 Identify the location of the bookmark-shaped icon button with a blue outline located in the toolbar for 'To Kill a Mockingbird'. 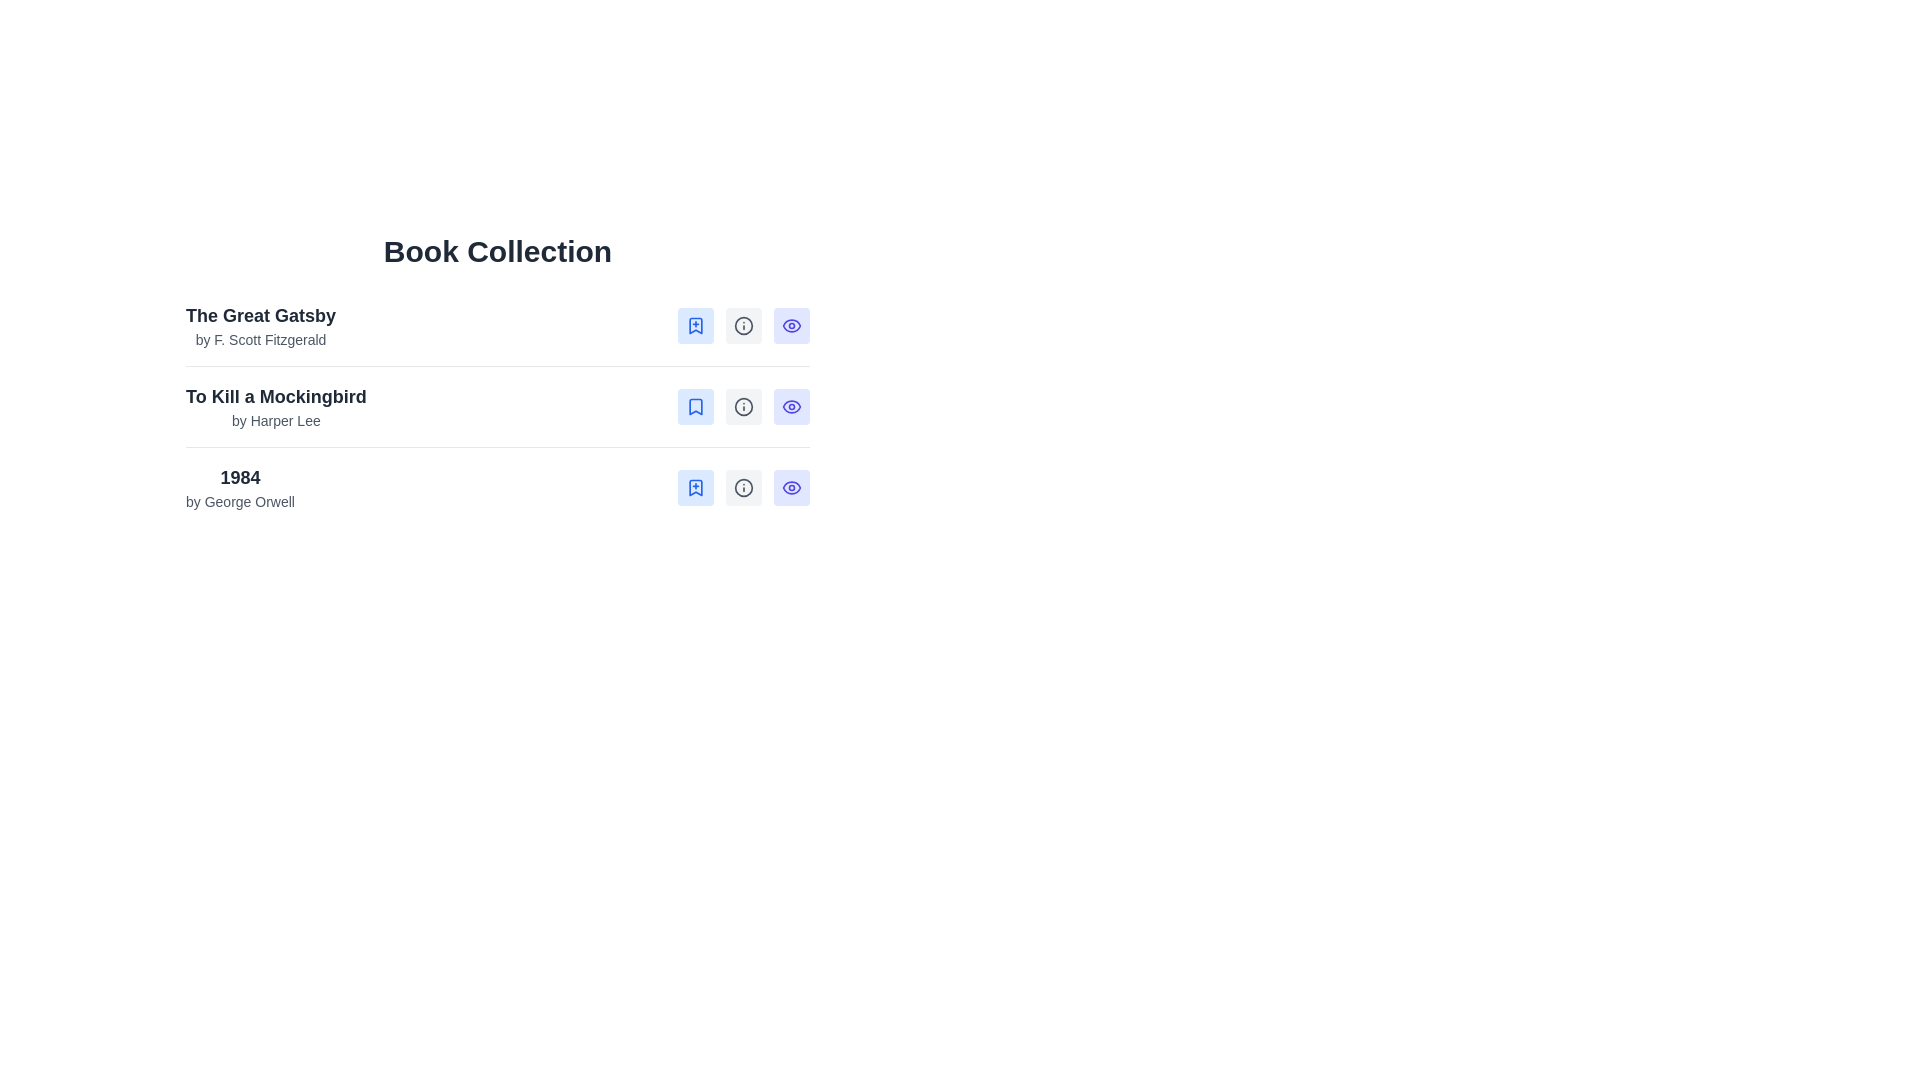
(696, 406).